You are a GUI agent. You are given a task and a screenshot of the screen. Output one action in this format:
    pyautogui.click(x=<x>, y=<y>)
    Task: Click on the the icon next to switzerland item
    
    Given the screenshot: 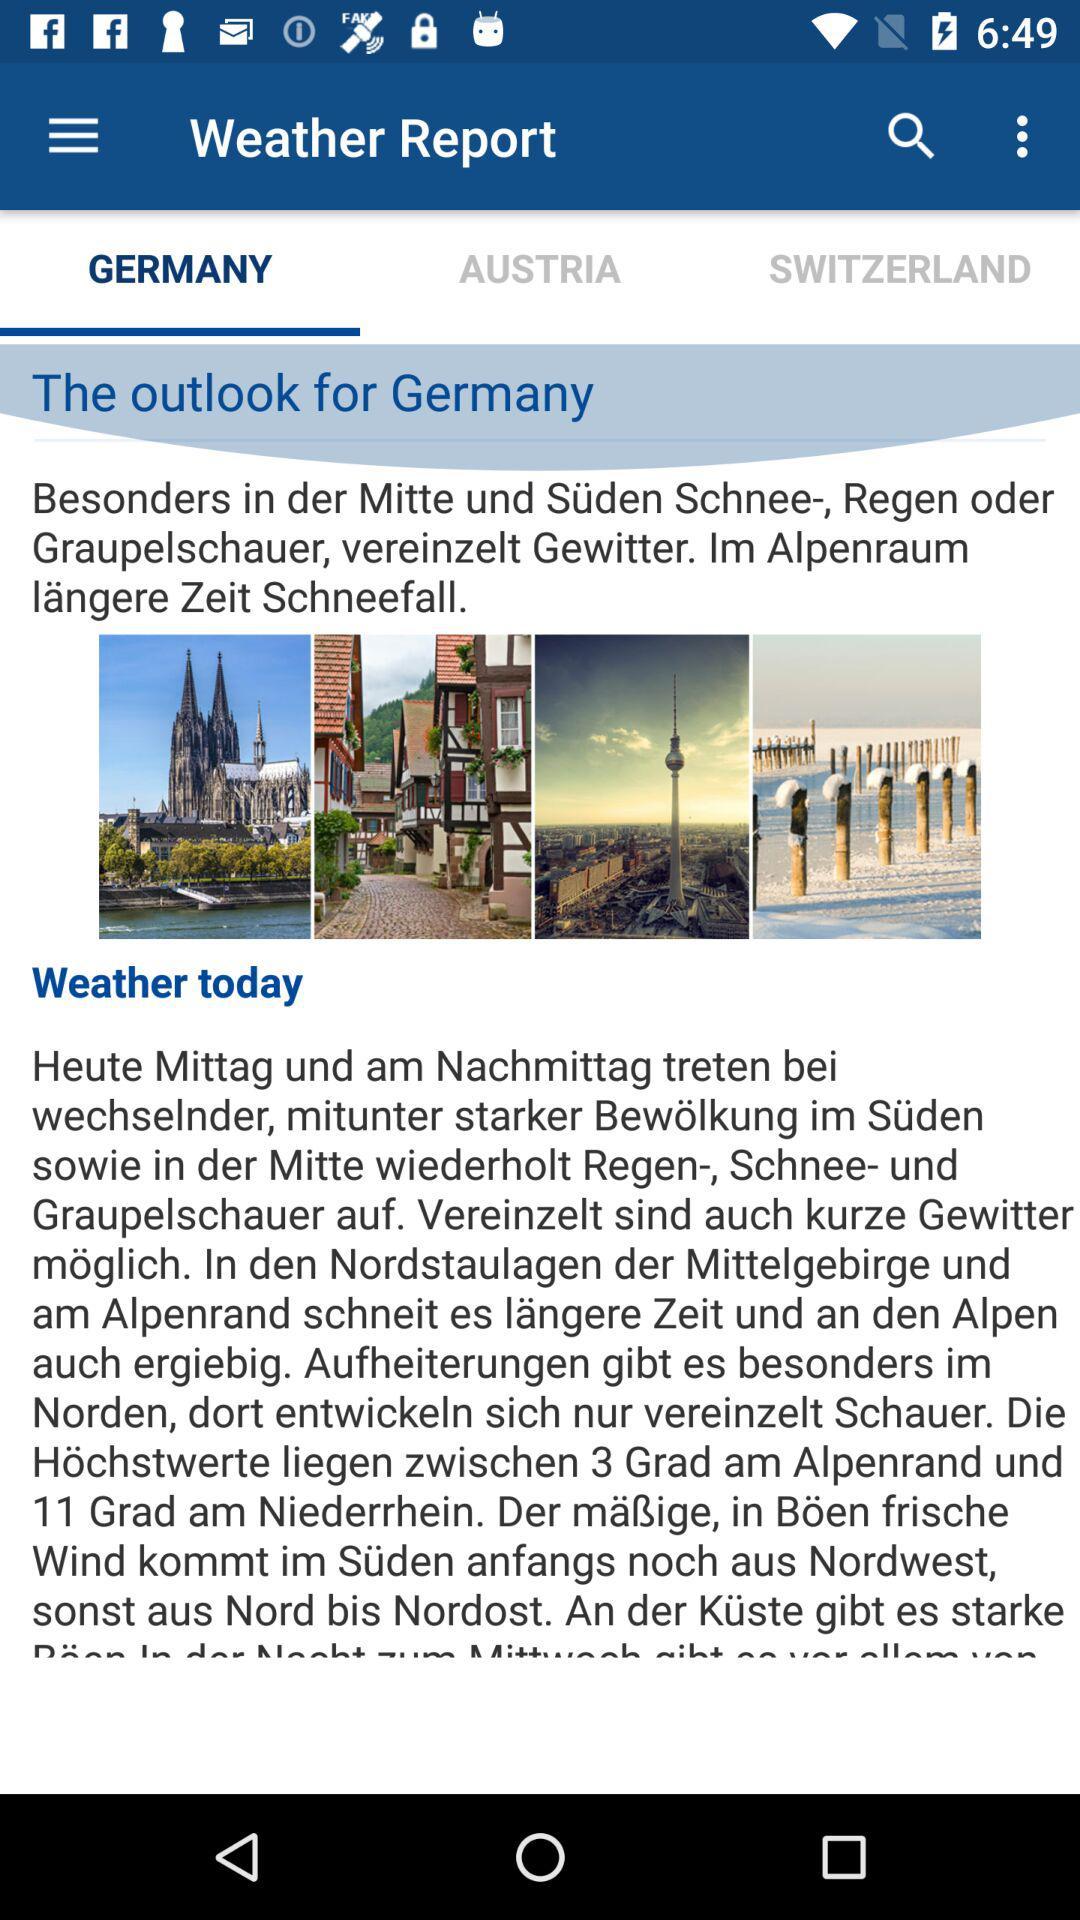 What is the action you would take?
    pyautogui.click(x=540, y=272)
    